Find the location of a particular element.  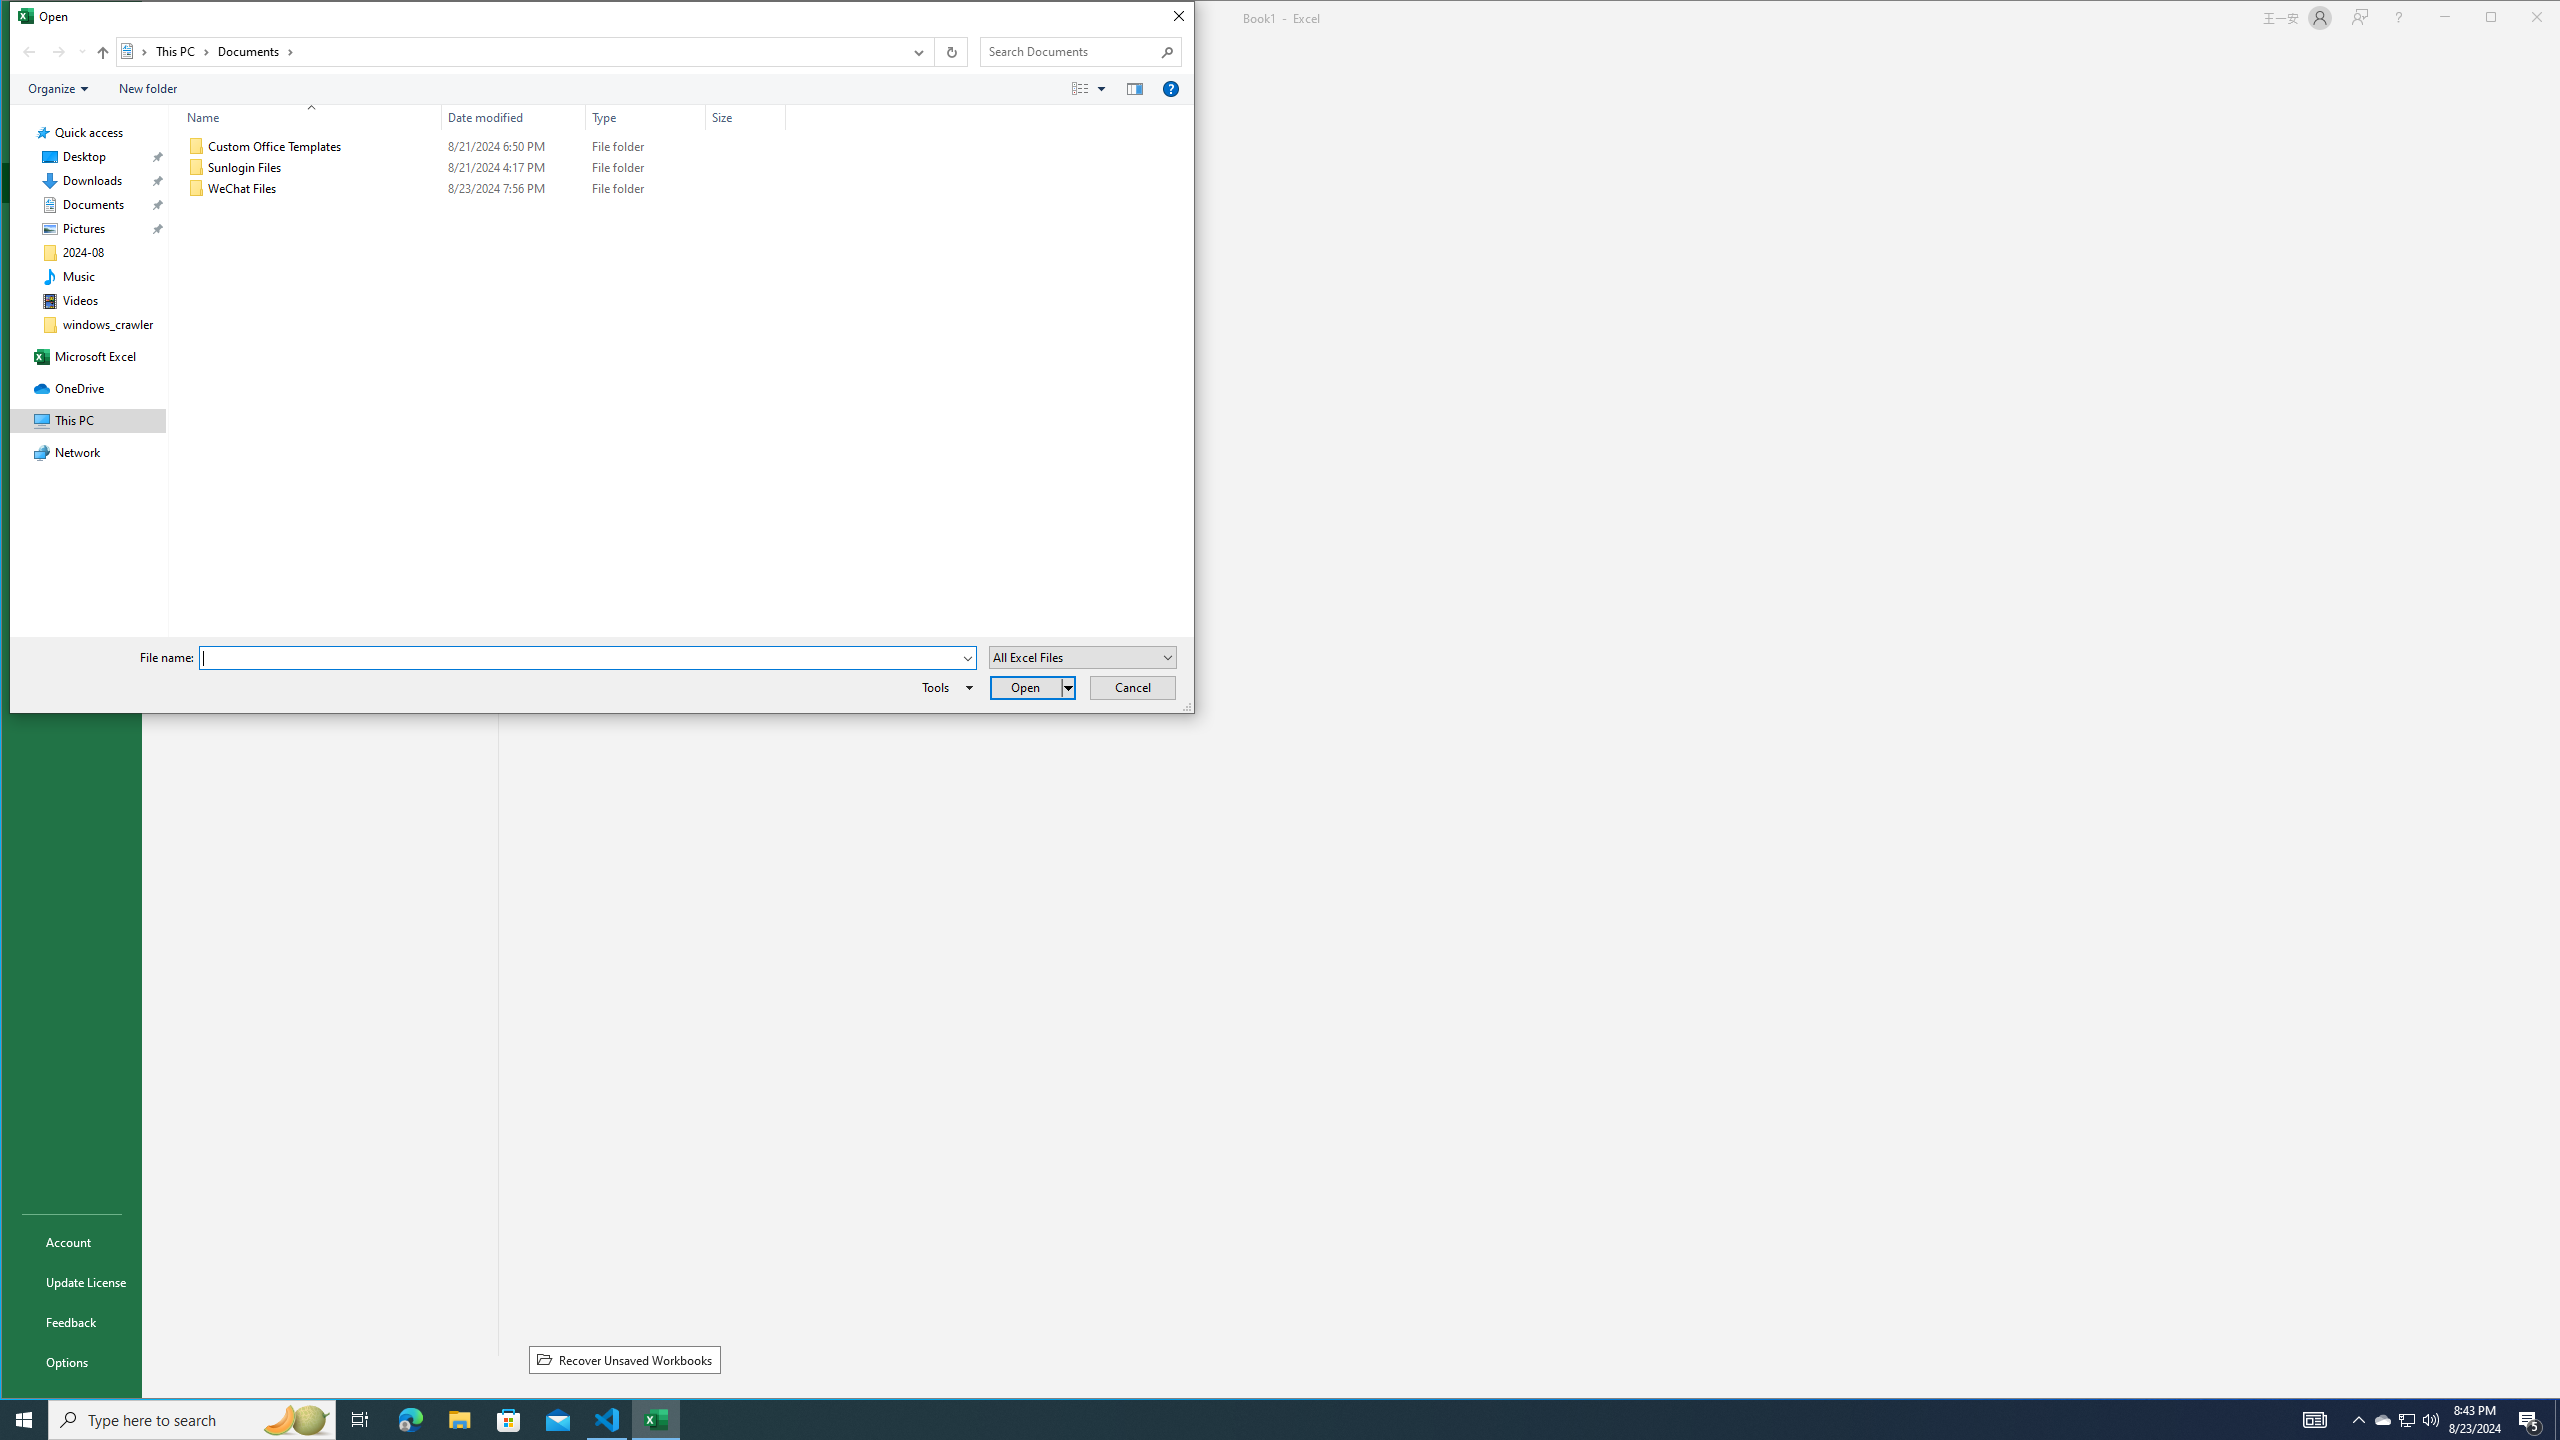

'View Slider' is located at coordinates (1101, 88).